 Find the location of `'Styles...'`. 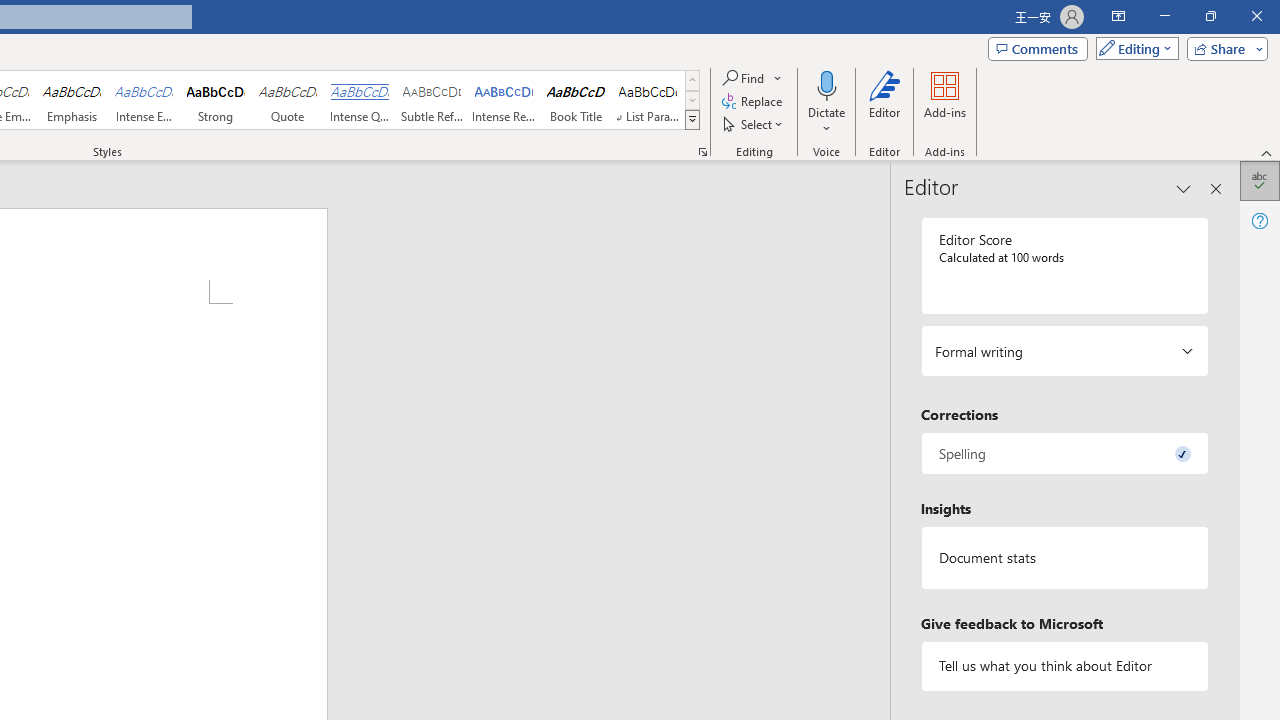

'Styles...' is located at coordinates (702, 150).